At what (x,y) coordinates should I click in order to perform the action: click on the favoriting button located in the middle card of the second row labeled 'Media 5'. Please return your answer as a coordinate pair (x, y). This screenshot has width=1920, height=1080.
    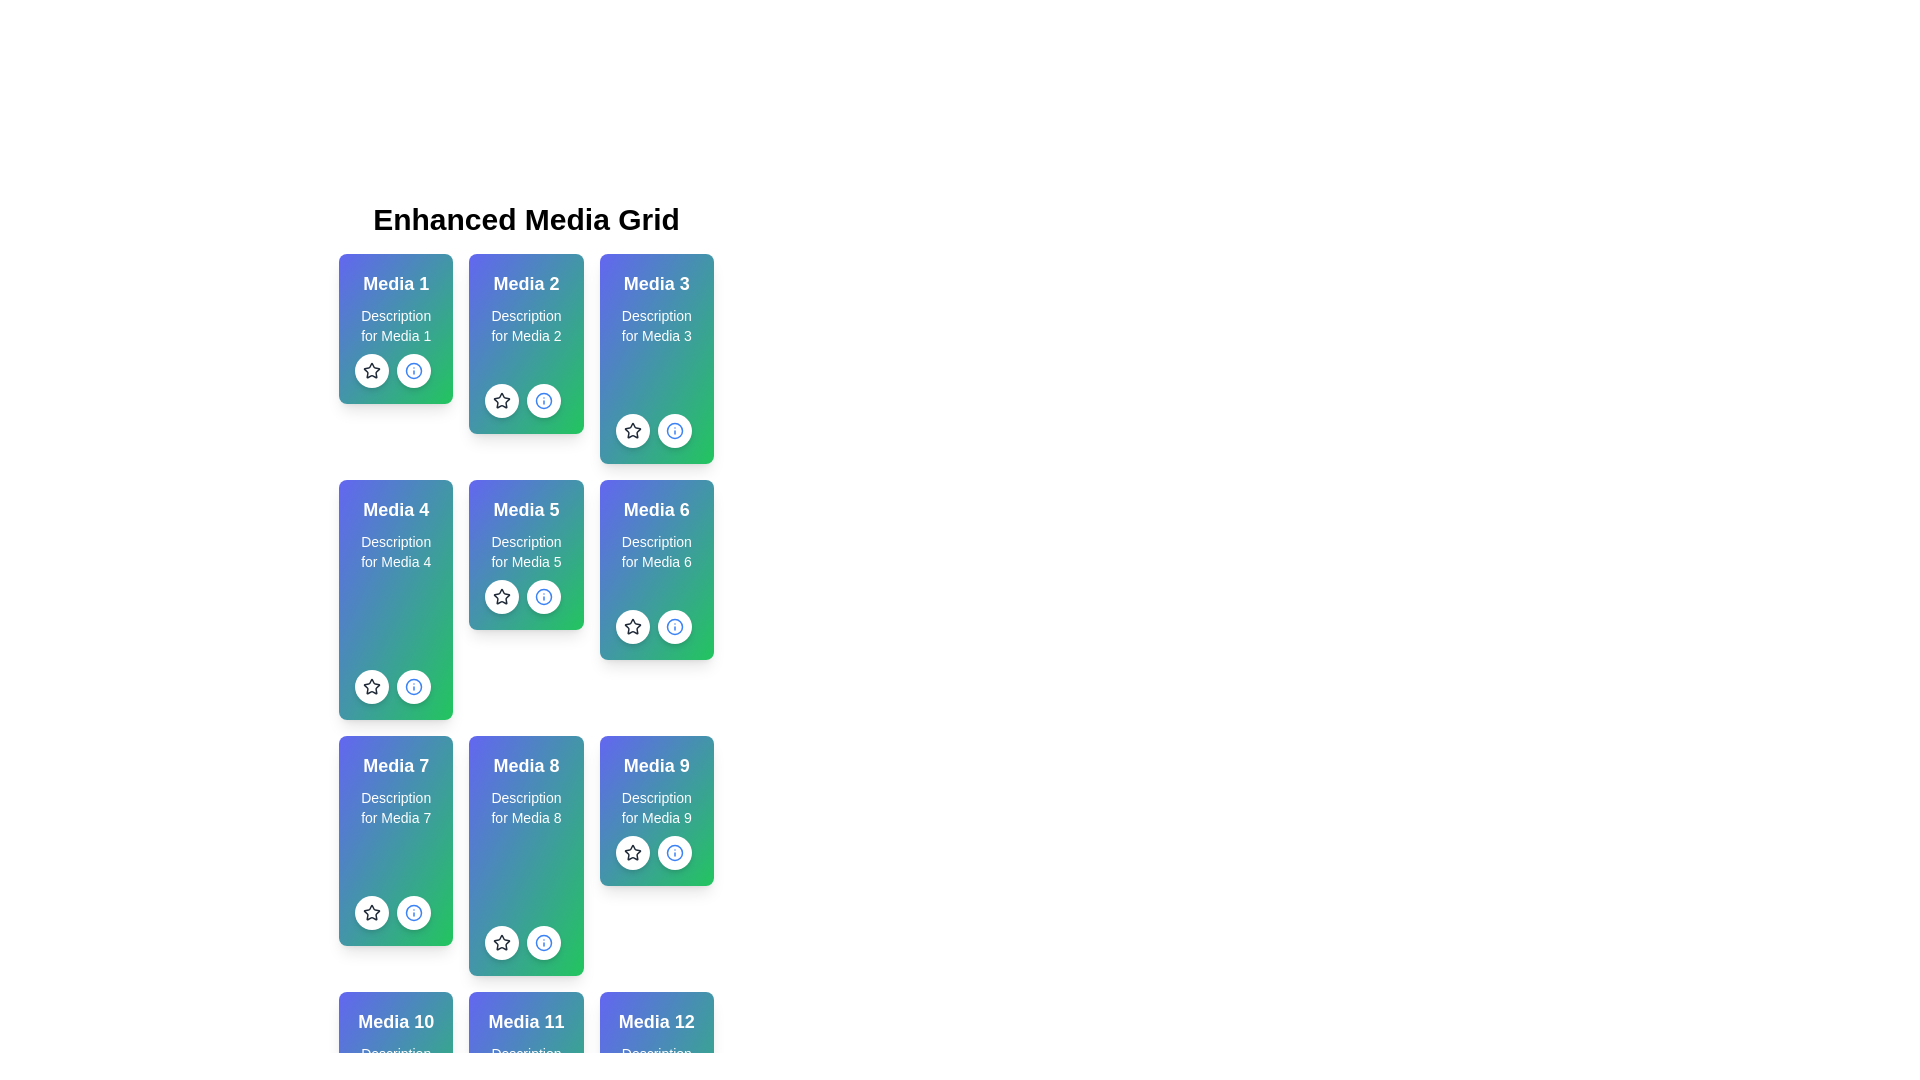
    Looking at the image, I should click on (502, 595).